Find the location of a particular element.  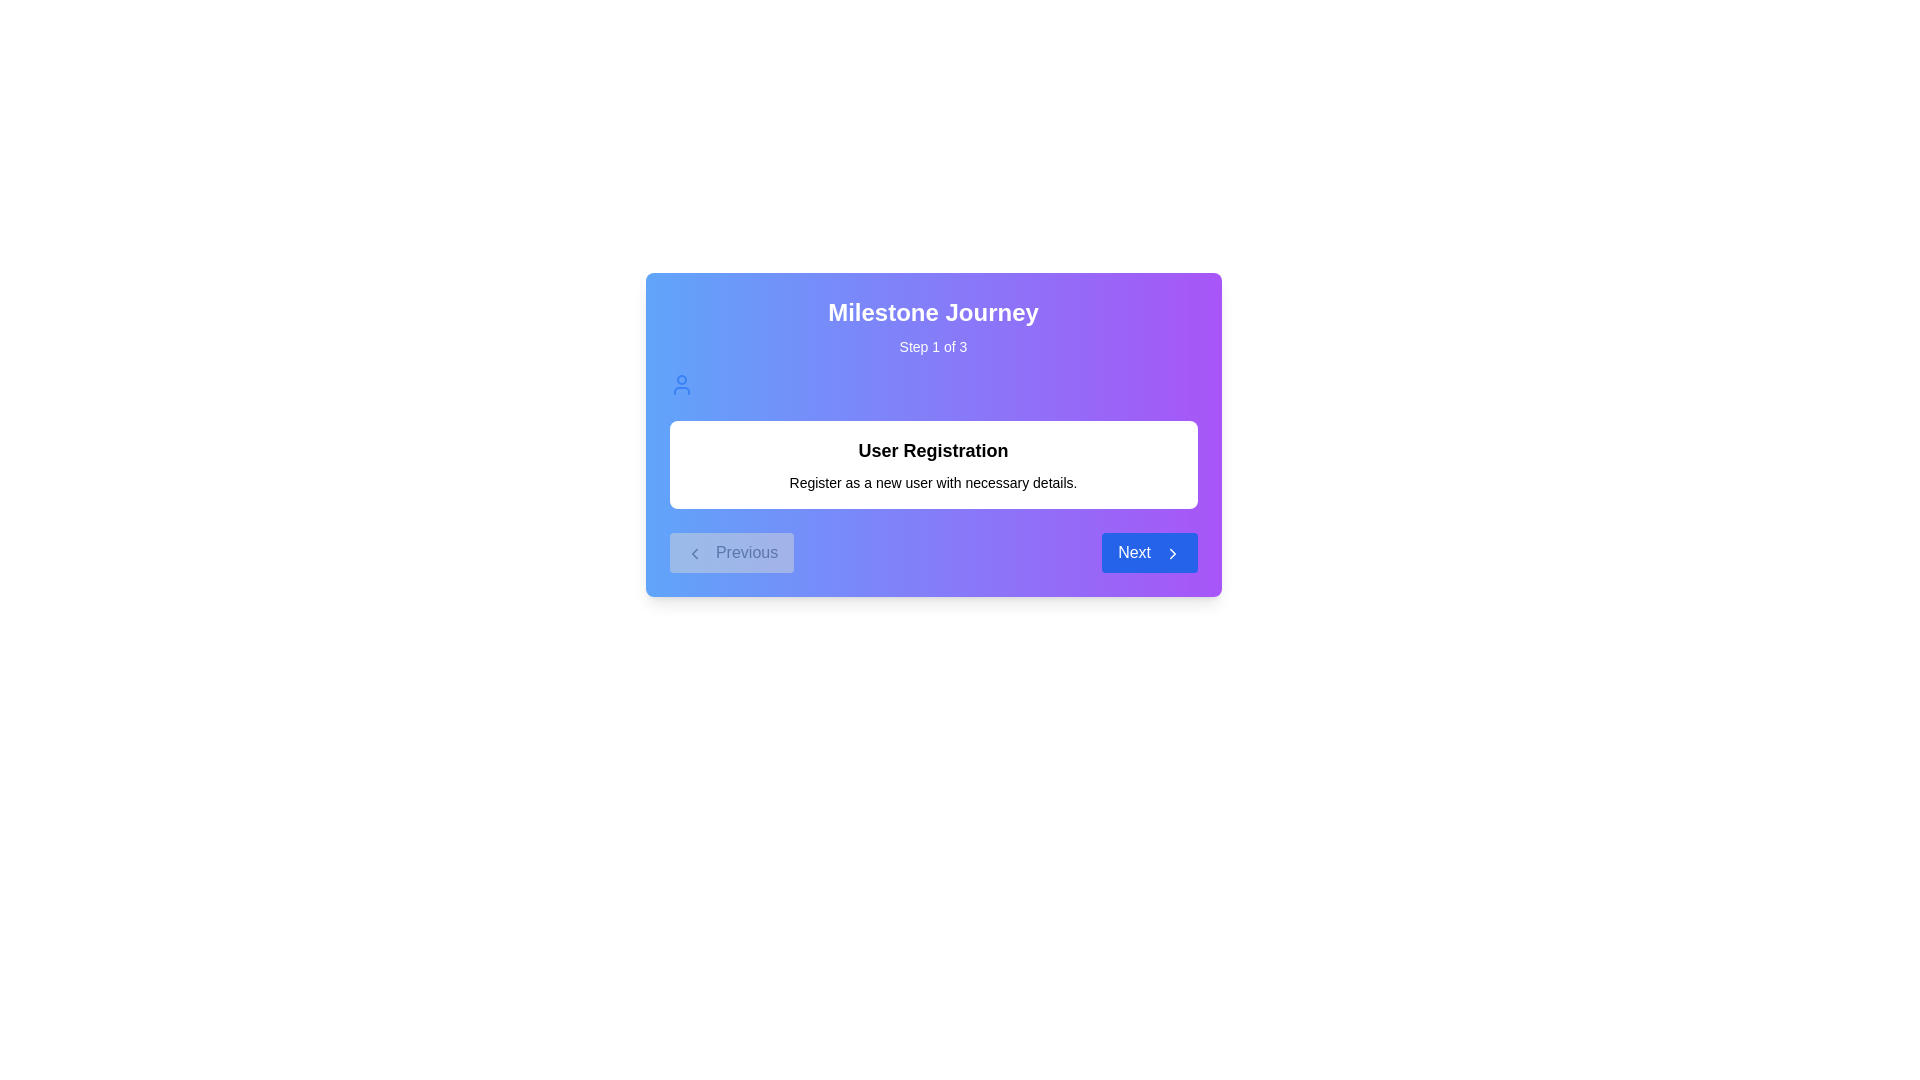

the arrow icon located at the bottom-right corner of the 'Next' button, which serves as a forward-progression control in the navigation flow is located at coordinates (1172, 553).